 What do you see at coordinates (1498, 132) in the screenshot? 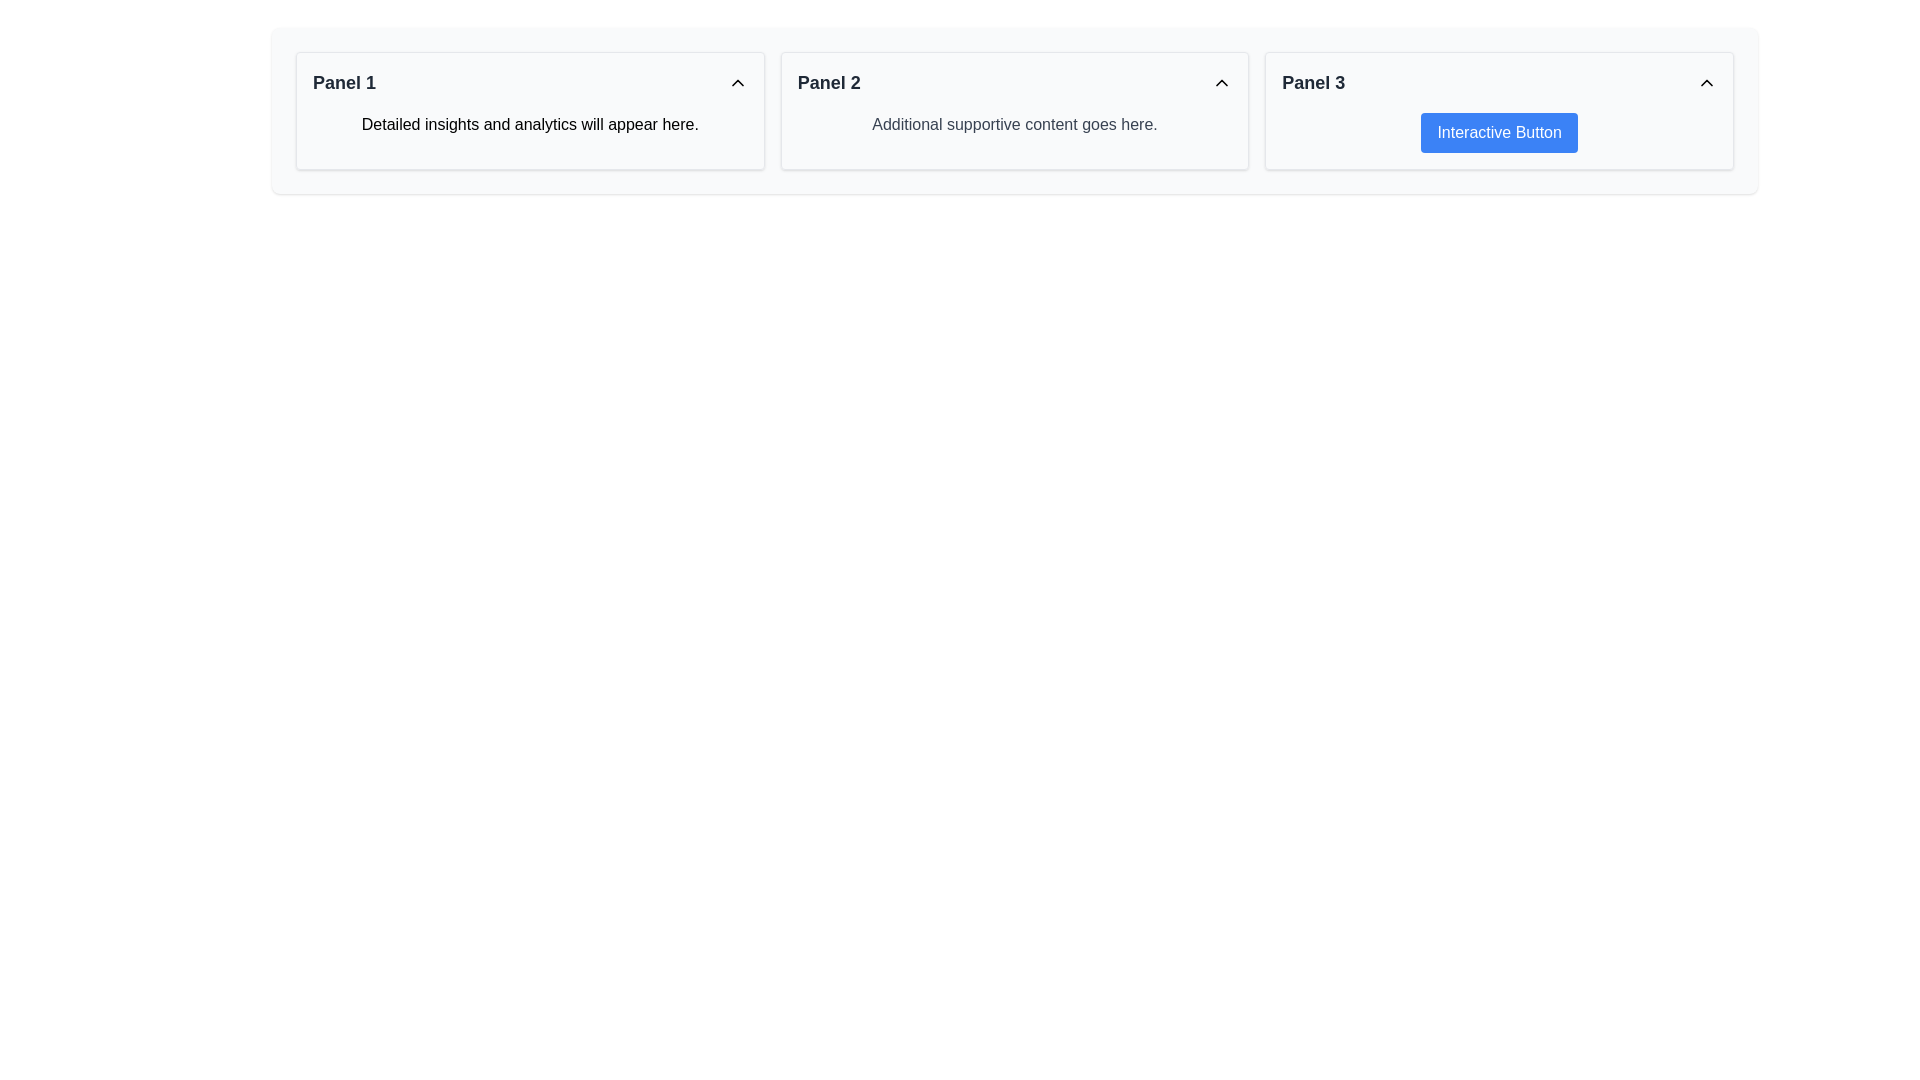
I see `the 'Interactive Button' located in Panel 3, which has a blue background and white text` at bounding box center [1498, 132].